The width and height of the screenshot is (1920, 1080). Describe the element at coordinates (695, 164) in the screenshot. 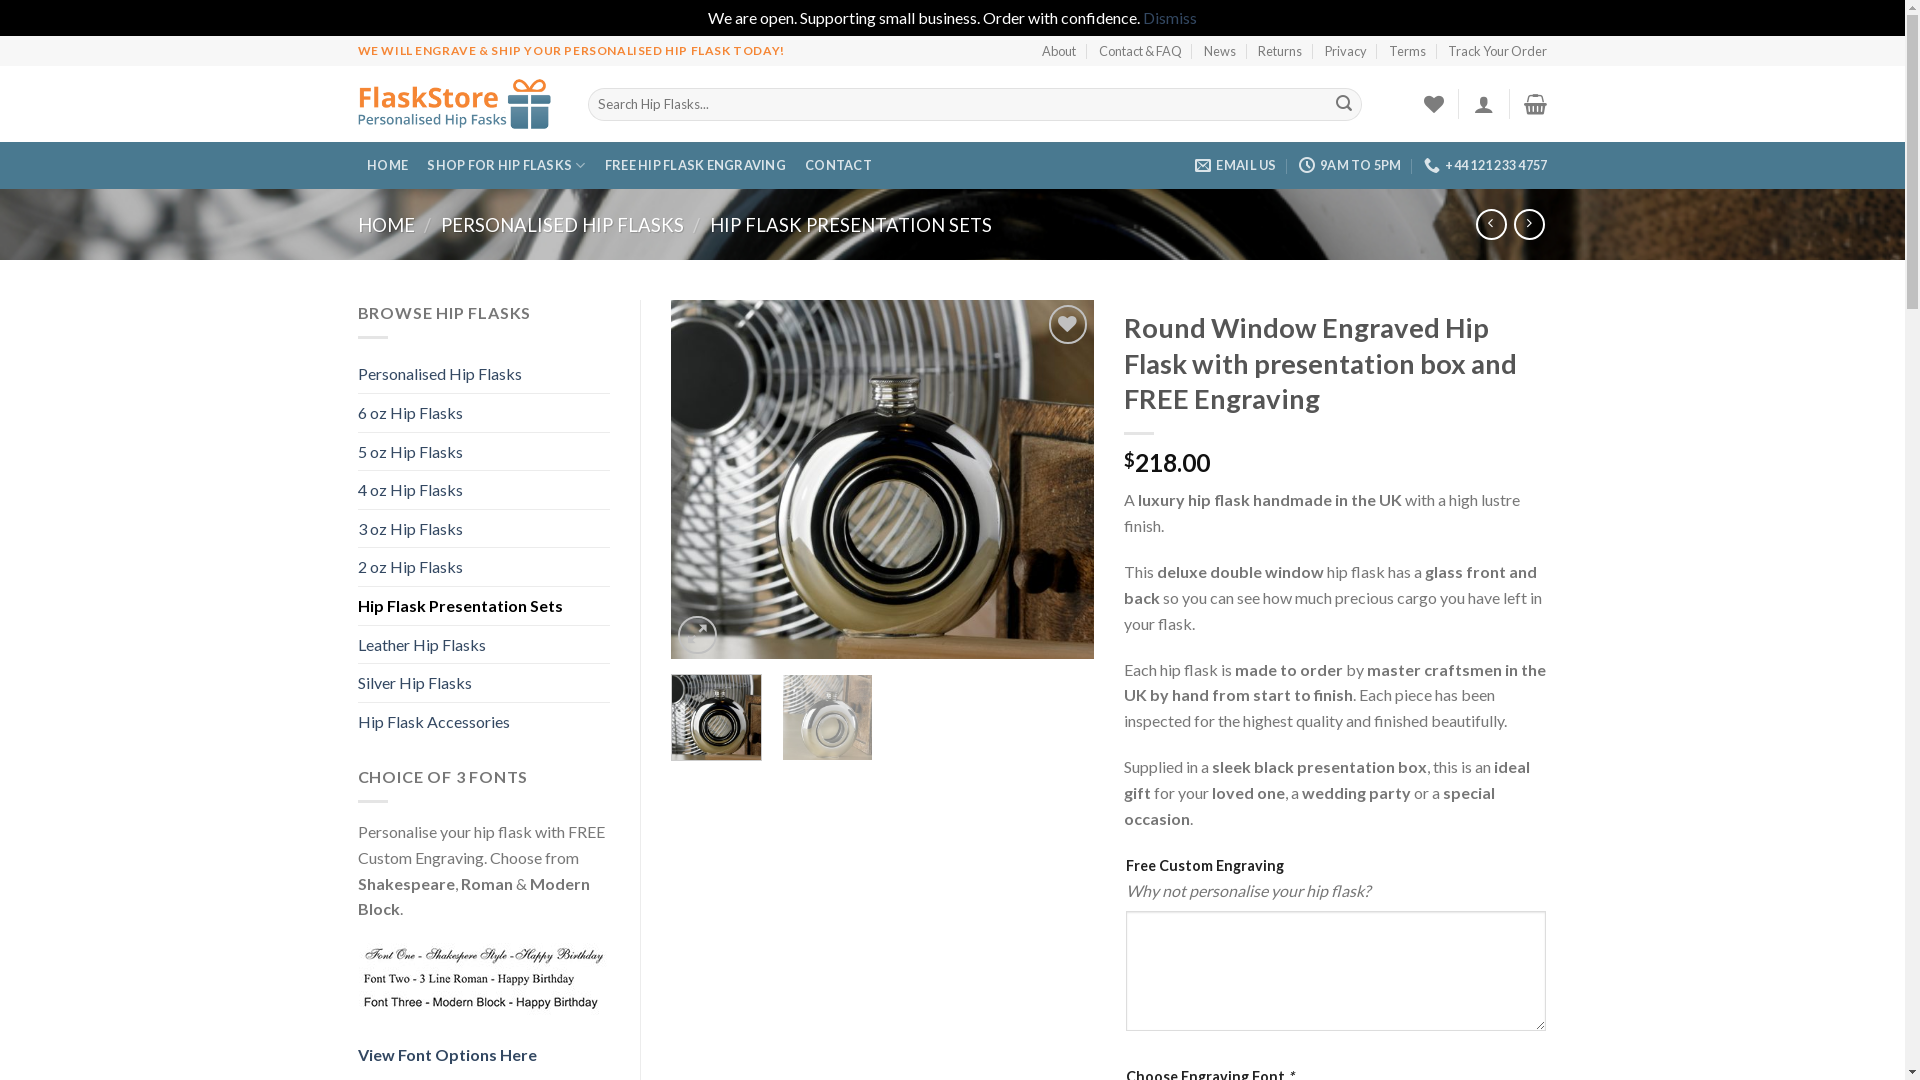

I see `'FREE HIP FLASK ENGRAVING'` at that location.